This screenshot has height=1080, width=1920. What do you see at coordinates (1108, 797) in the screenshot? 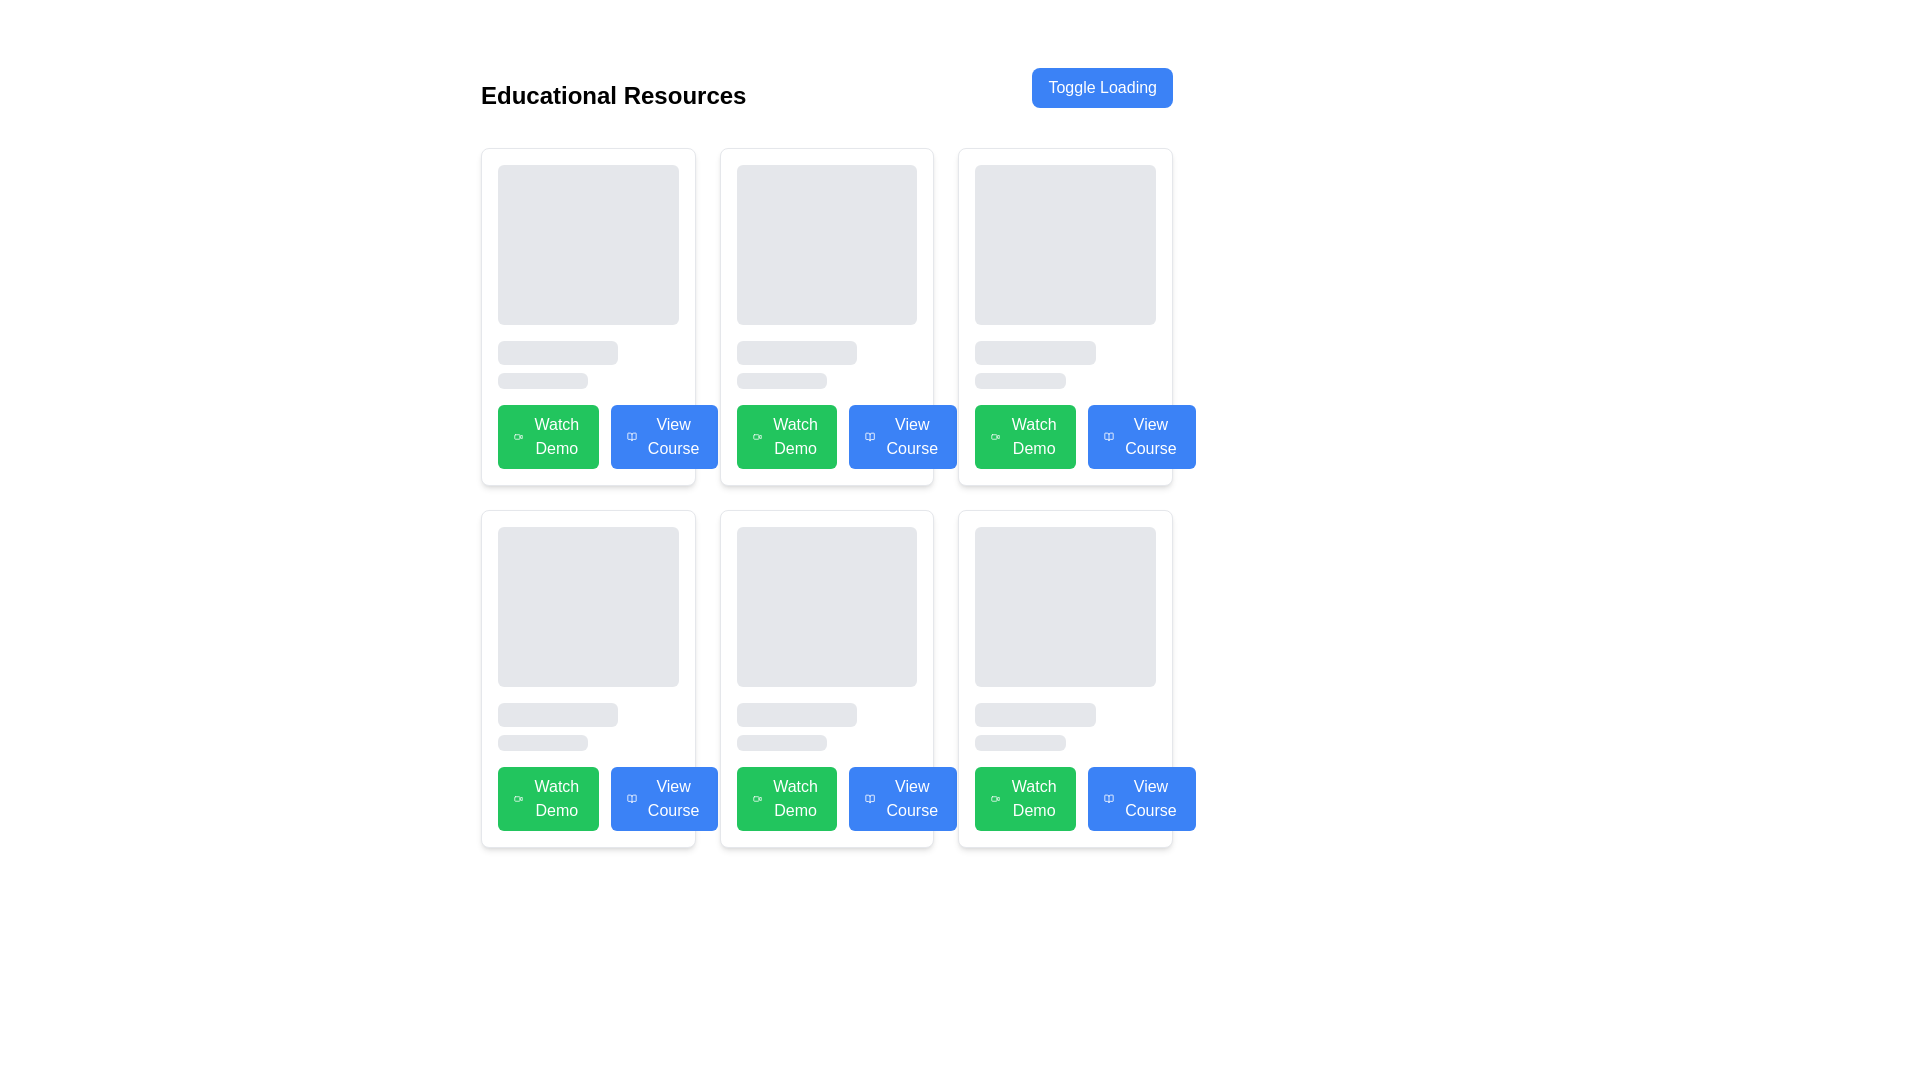
I see `the leftmost icon in the 'View Course' button located in the bottom-right corner of the grid layout` at bounding box center [1108, 797].